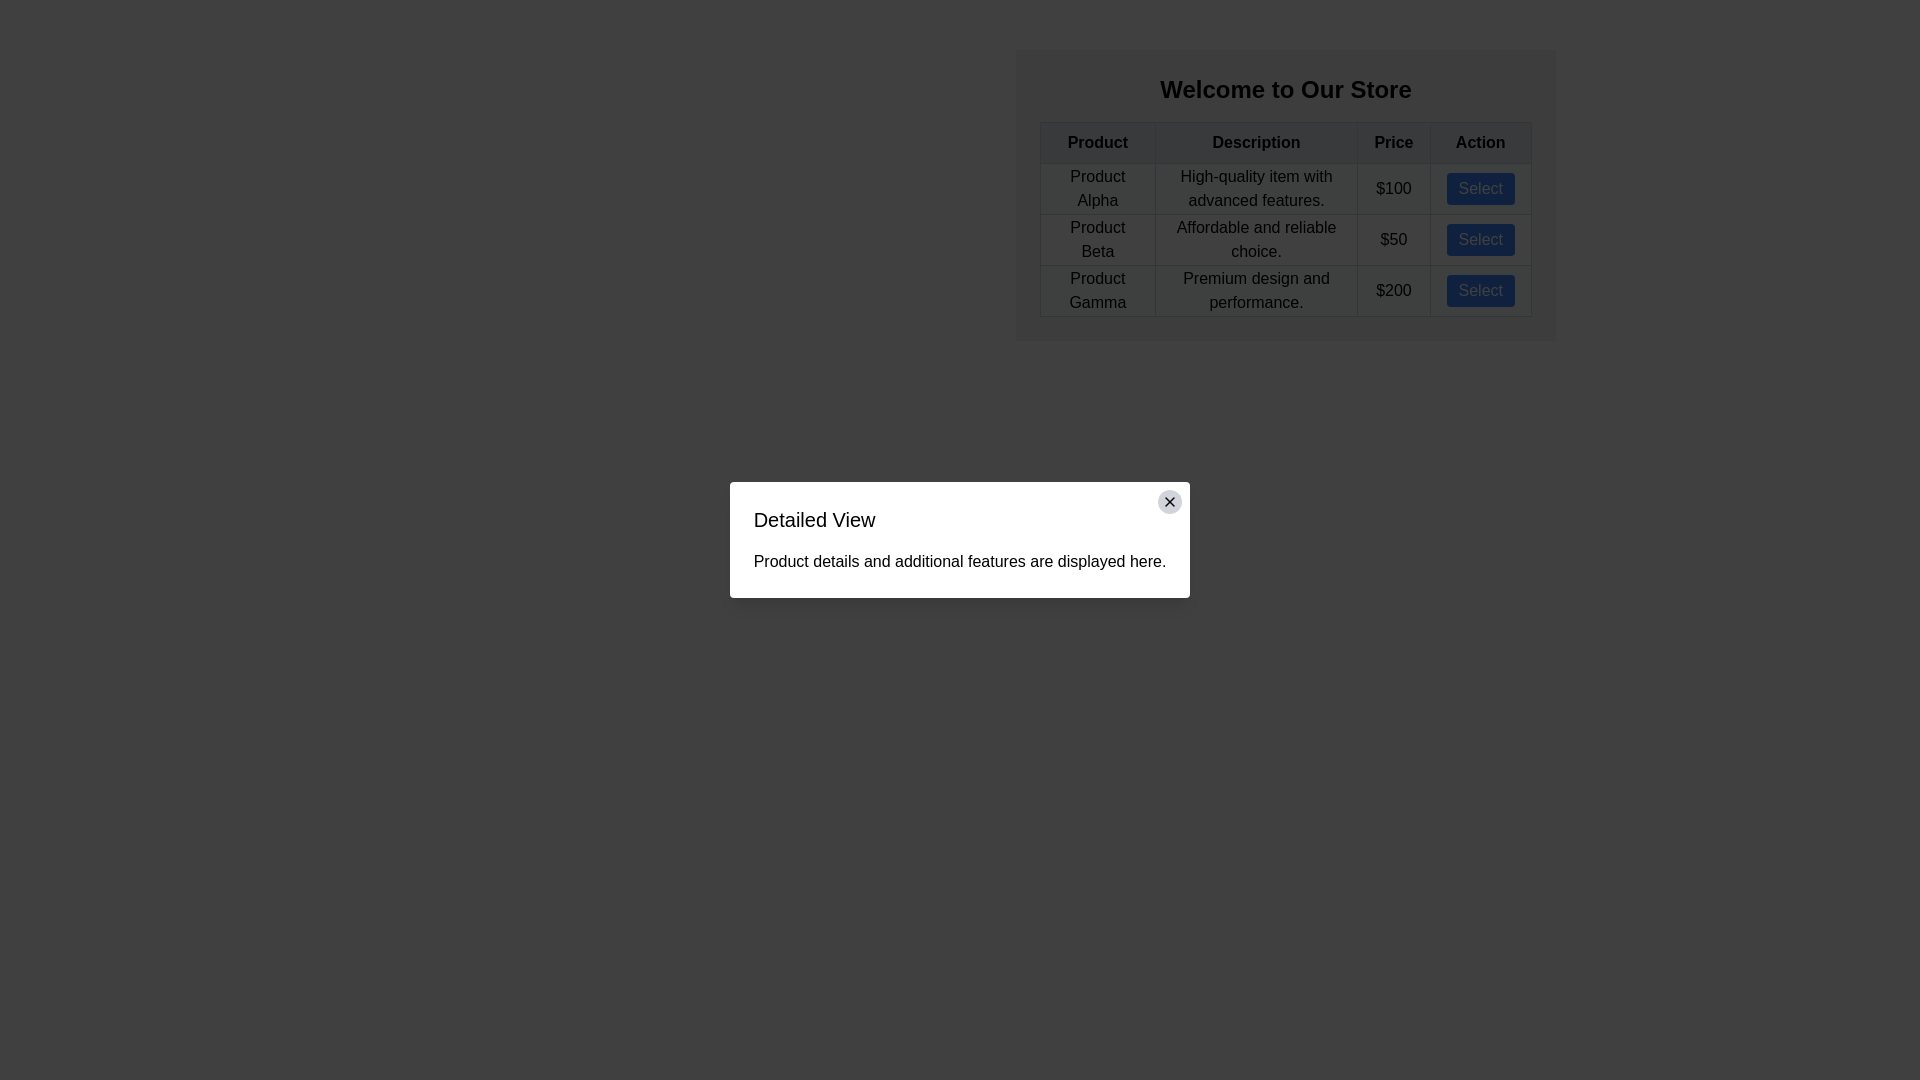  I want to click on the button in the Action column for 'Product Alpha', so click(1480, 189).